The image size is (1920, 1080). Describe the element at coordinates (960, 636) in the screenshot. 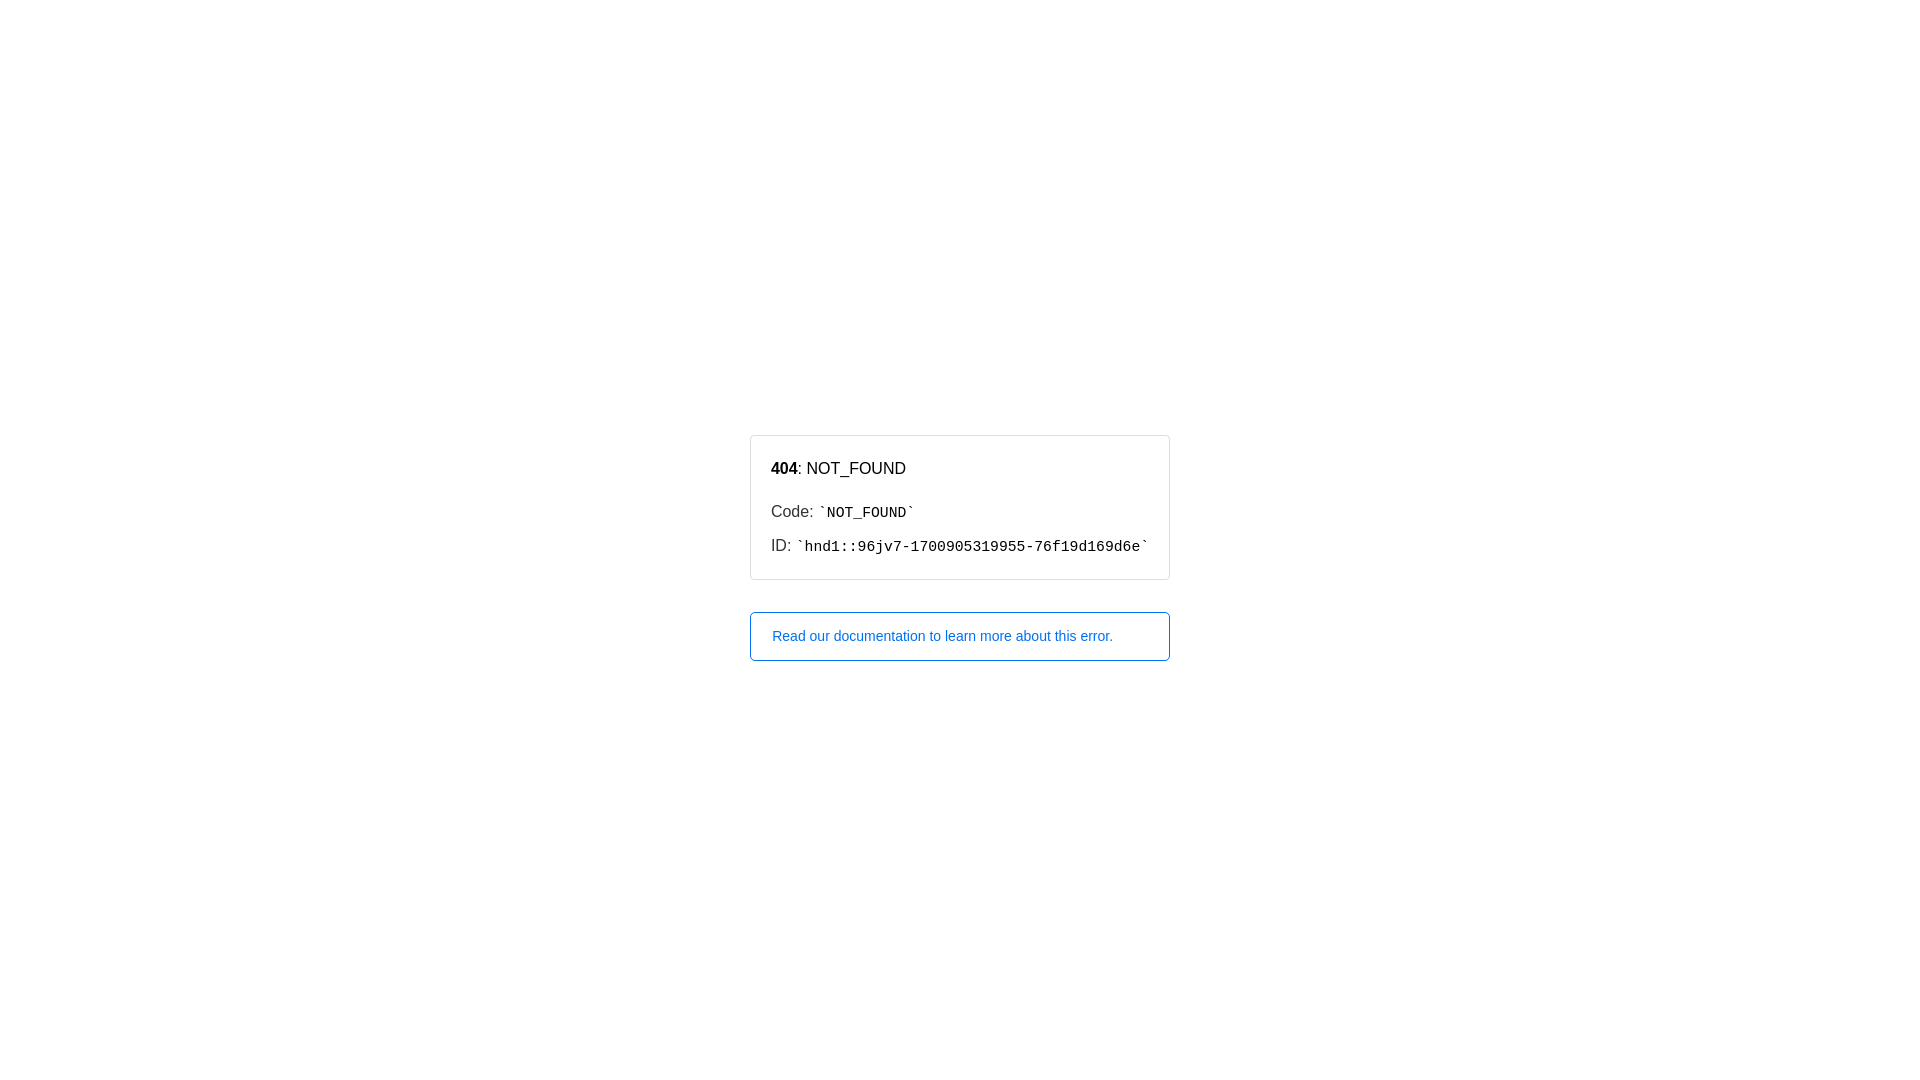

I see `'Read our documentation to learn more about this error.'` at that location.